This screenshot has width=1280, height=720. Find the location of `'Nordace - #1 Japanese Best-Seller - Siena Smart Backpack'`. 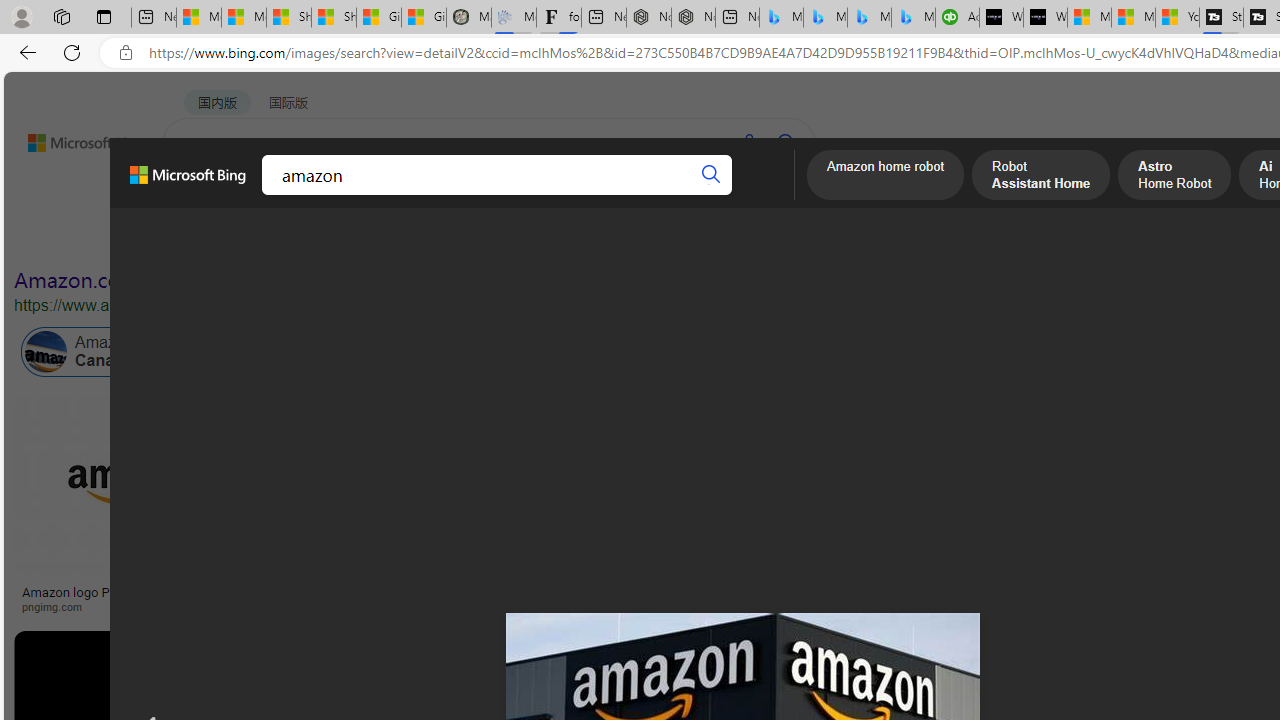

'Nordace - #1 Japanese Best-Seller - Siena Smart Backpack' is located at coordinates (693, 17).